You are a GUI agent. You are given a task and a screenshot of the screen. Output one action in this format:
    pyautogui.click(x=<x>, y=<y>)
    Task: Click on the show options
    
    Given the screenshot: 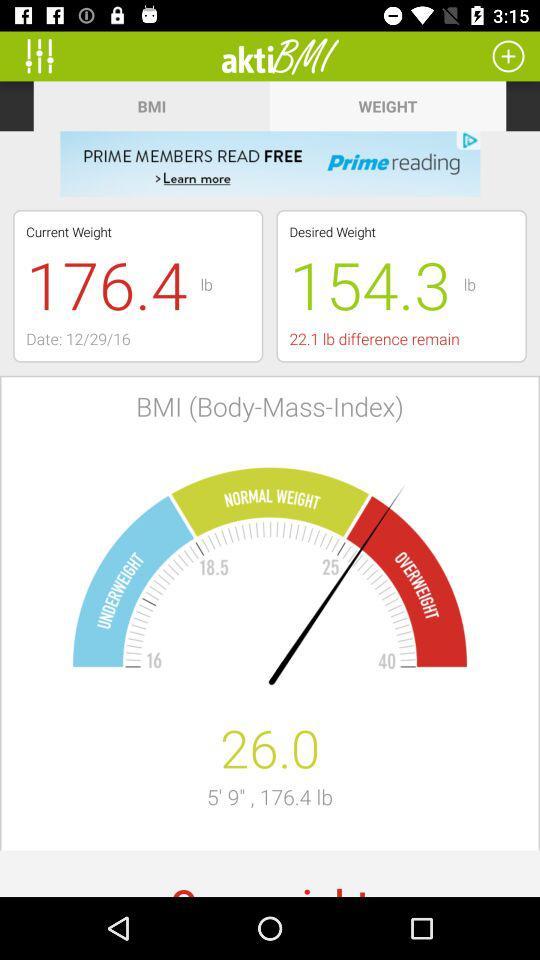 What is the action you would take?
    pyautogui.click(x=46, y=55)
    